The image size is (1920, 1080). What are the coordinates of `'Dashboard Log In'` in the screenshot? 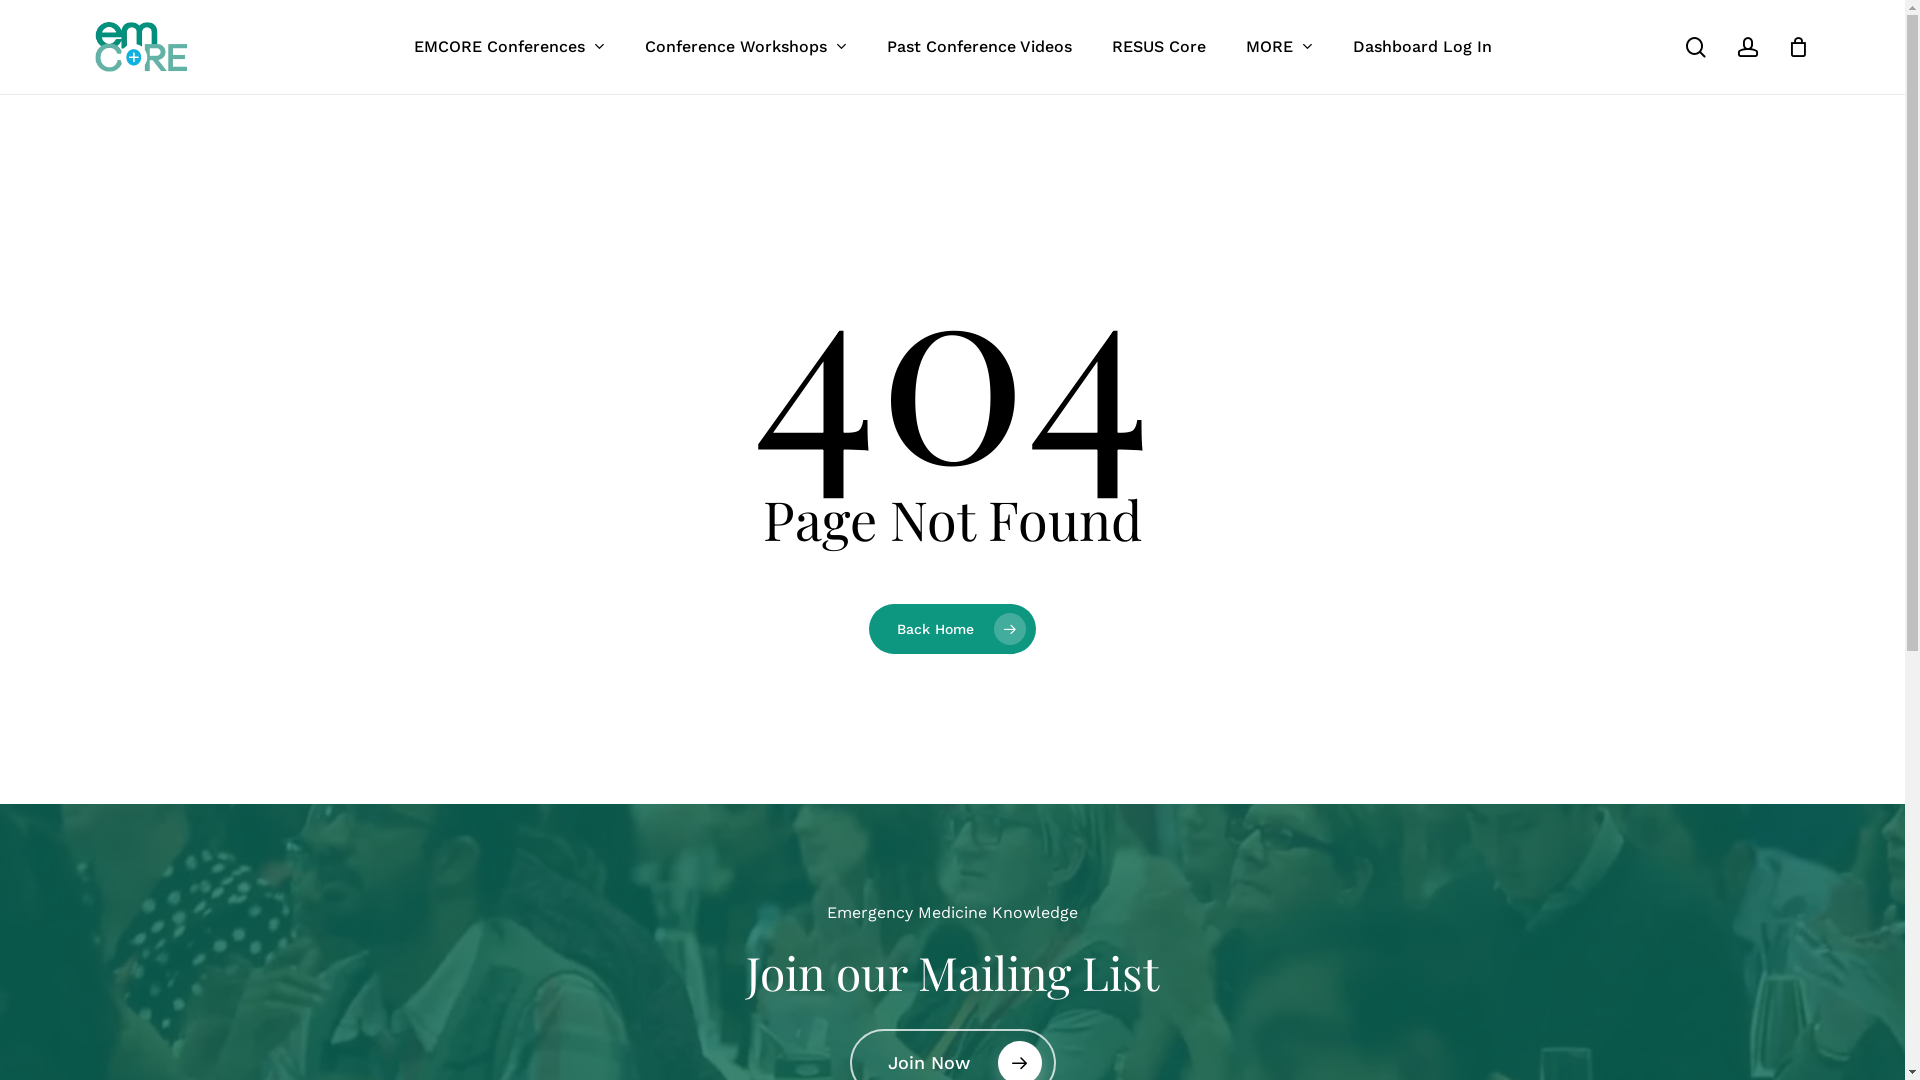 It's located at (1420, 45).